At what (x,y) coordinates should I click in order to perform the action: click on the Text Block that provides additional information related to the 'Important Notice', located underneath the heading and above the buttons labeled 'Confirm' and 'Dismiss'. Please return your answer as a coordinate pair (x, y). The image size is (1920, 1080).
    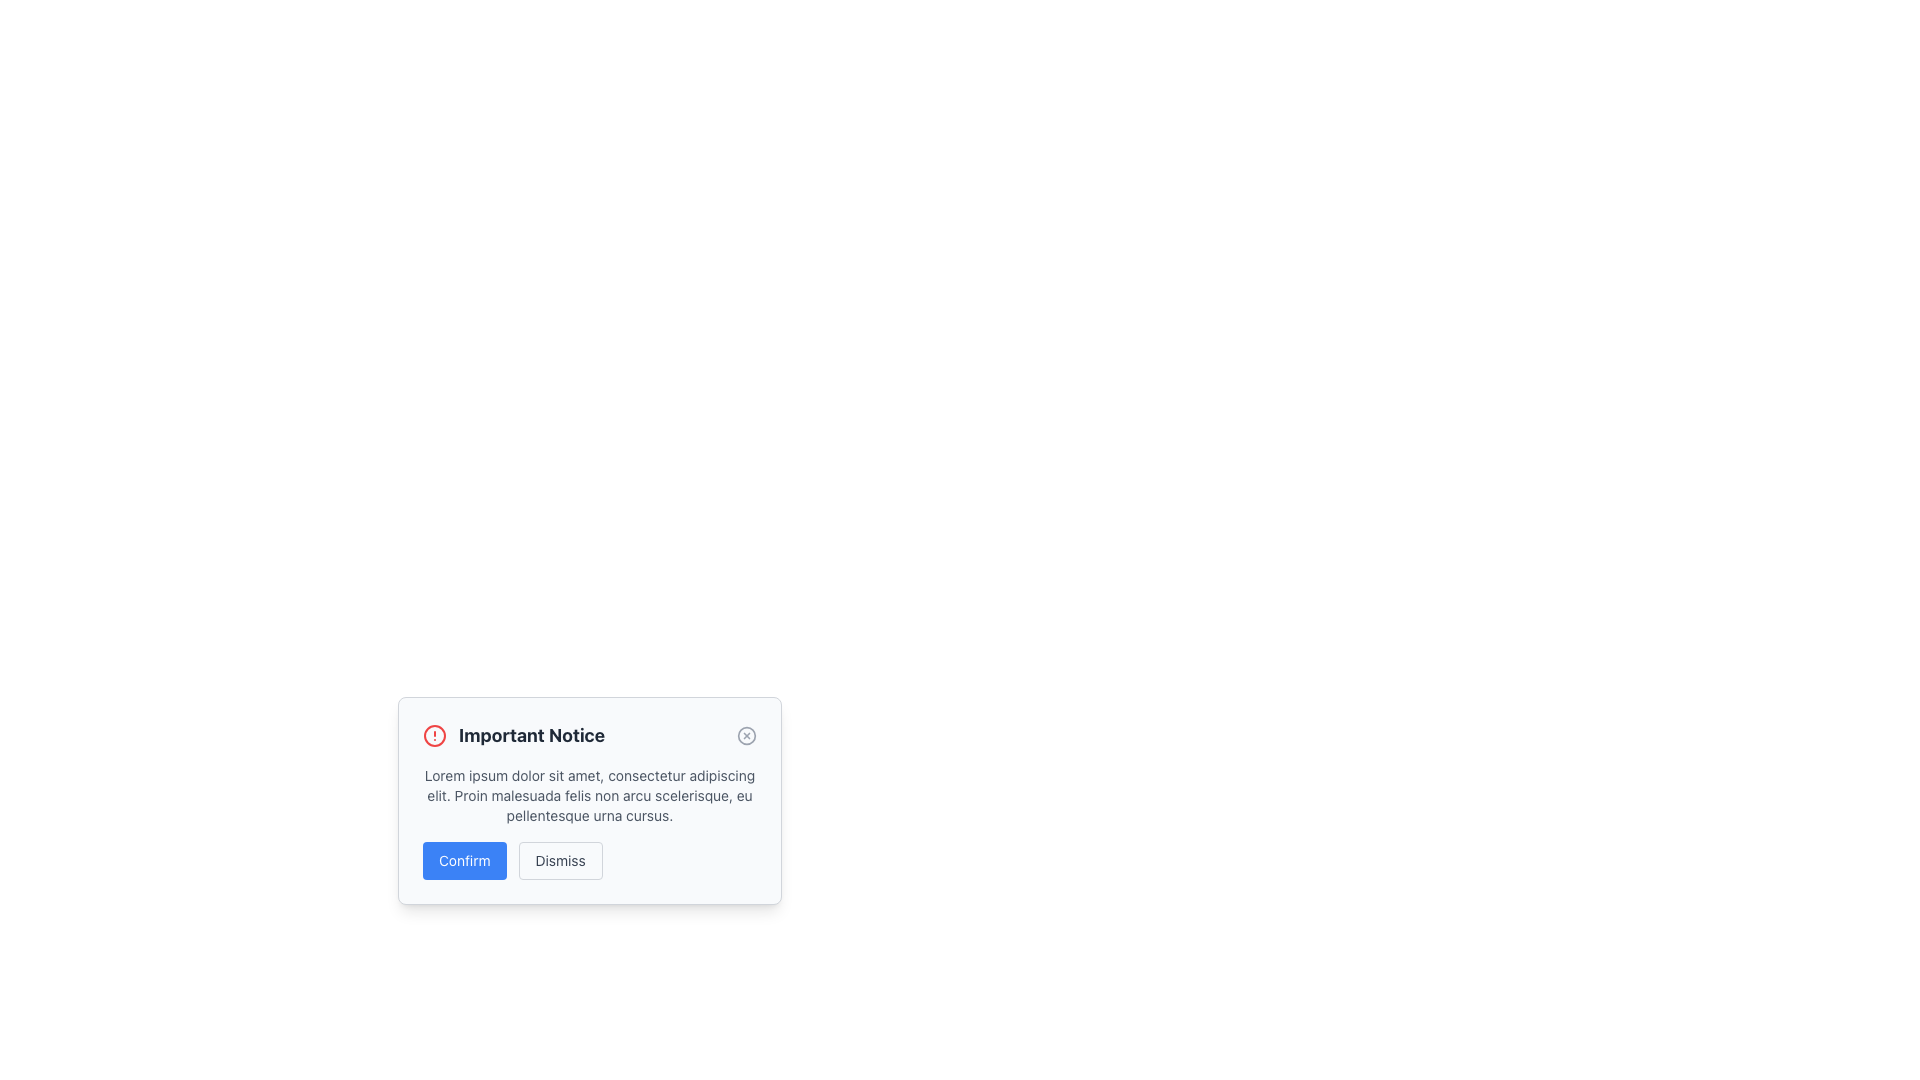
    Looking at the image, I should click on (589, 794).